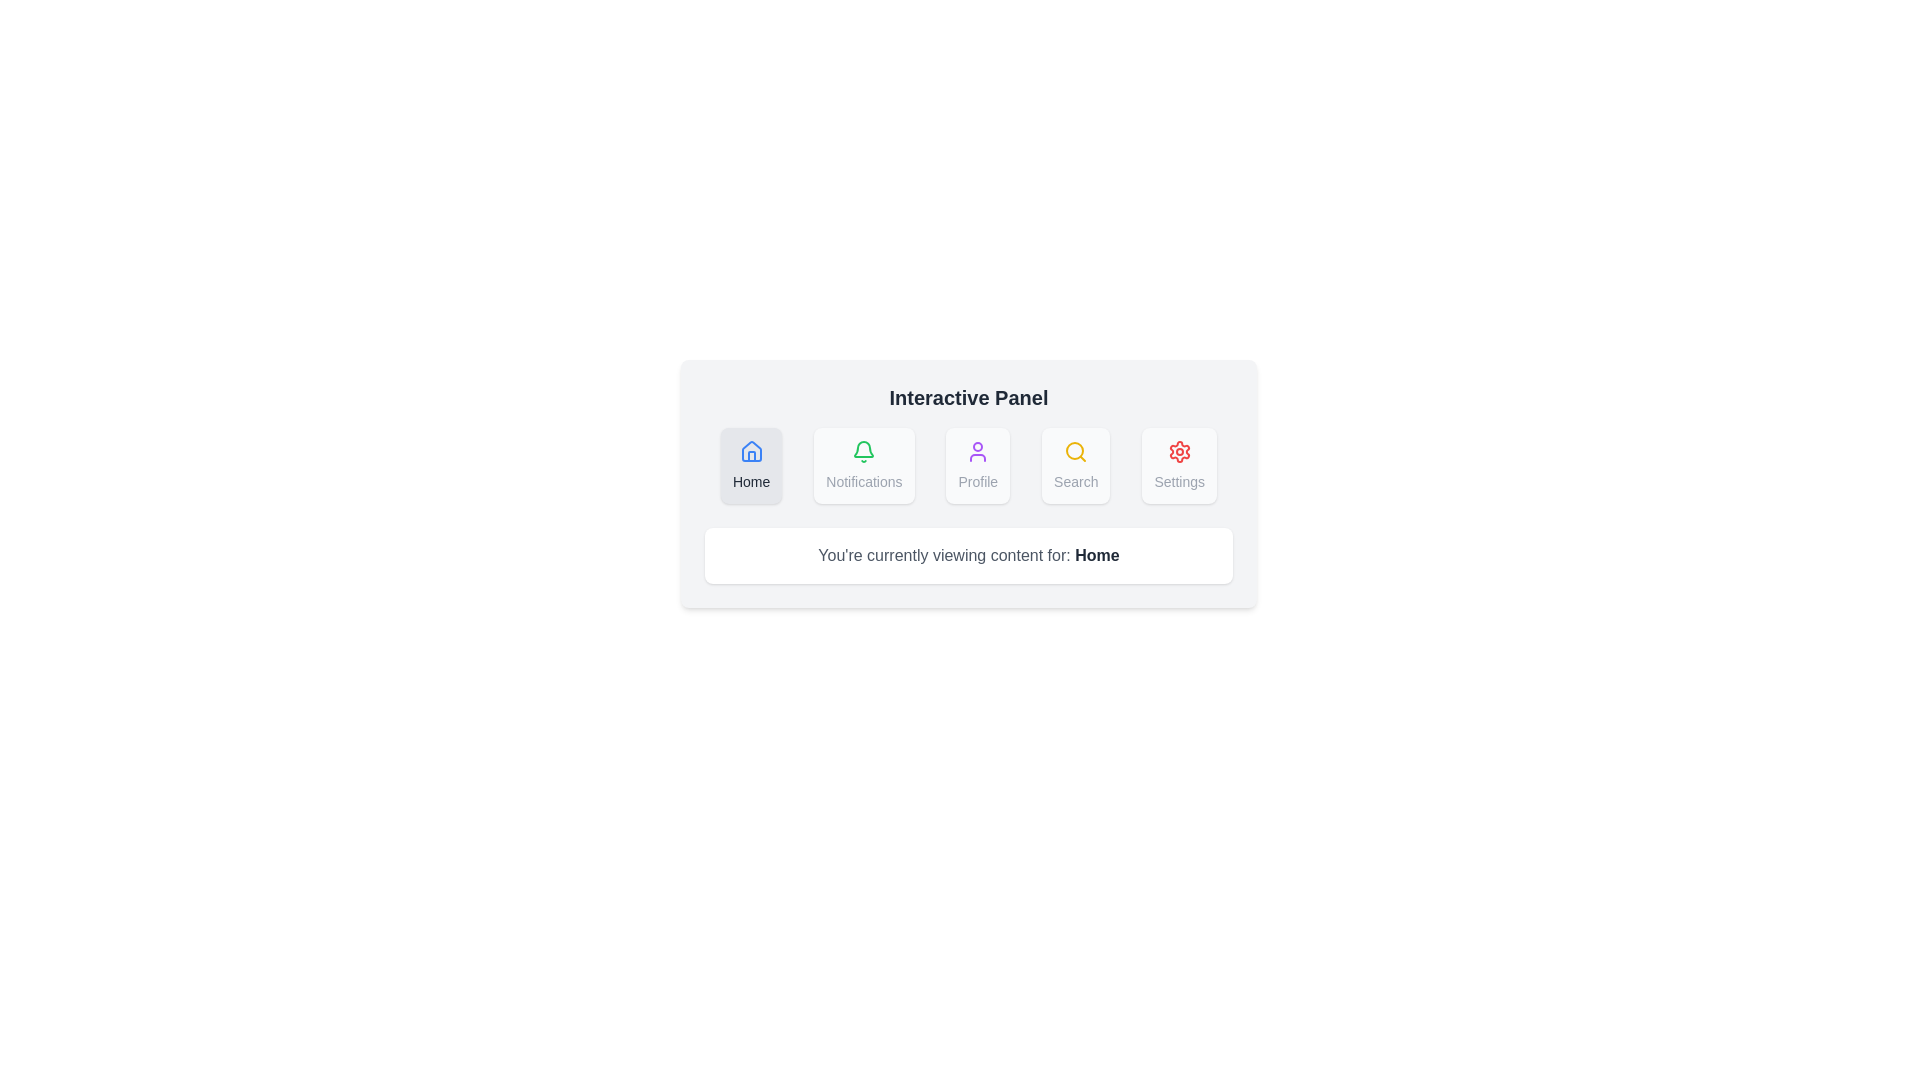 The image size is (1920, 1080). Describe the element at coordinates (1179, 451) in the screenshot. I see `the inner part of the red gear icon representing settings, located in the navigation panel` at that location.